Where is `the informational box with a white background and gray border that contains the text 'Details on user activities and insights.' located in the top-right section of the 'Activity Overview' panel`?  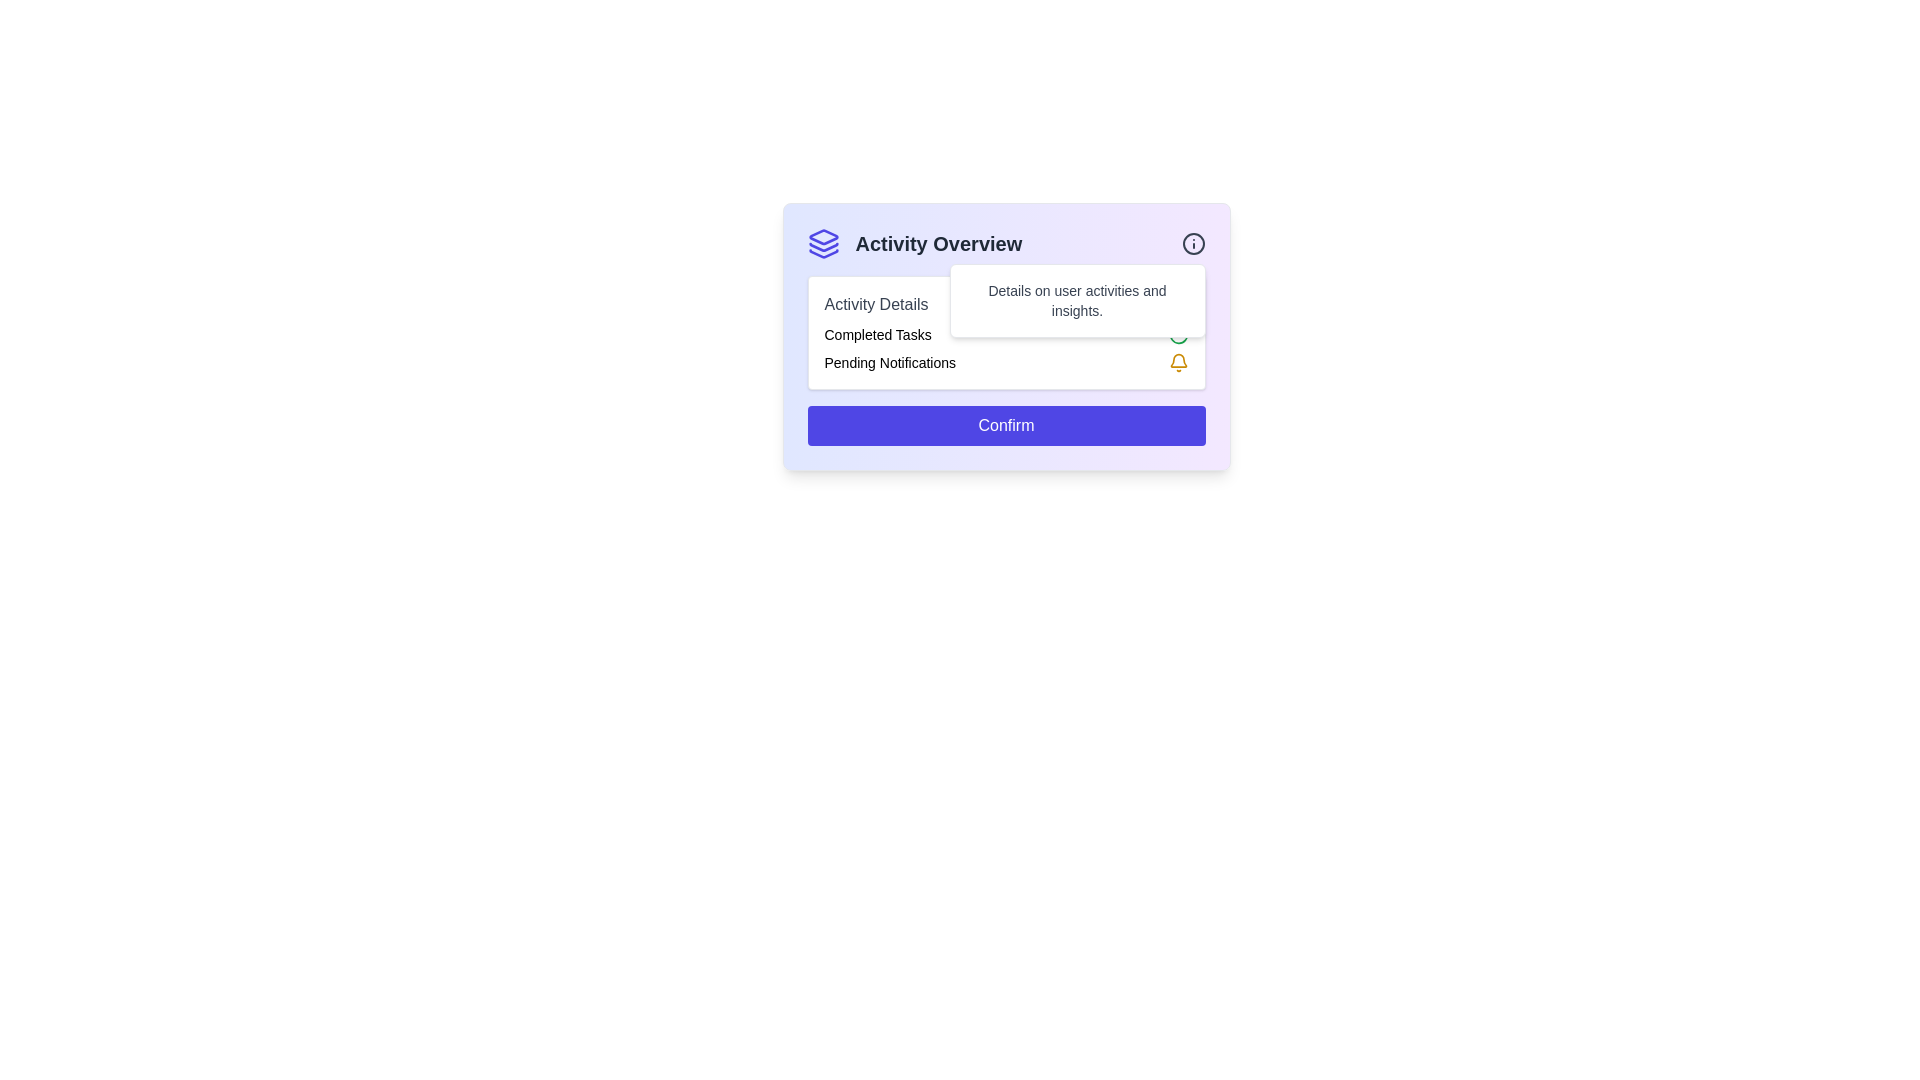
the informational box with a white background and gray border that contains the text 'Details on user activities and insights.' located in the top-right section of the 'Activity Overview' panel is located at coordinates (1076, 300).